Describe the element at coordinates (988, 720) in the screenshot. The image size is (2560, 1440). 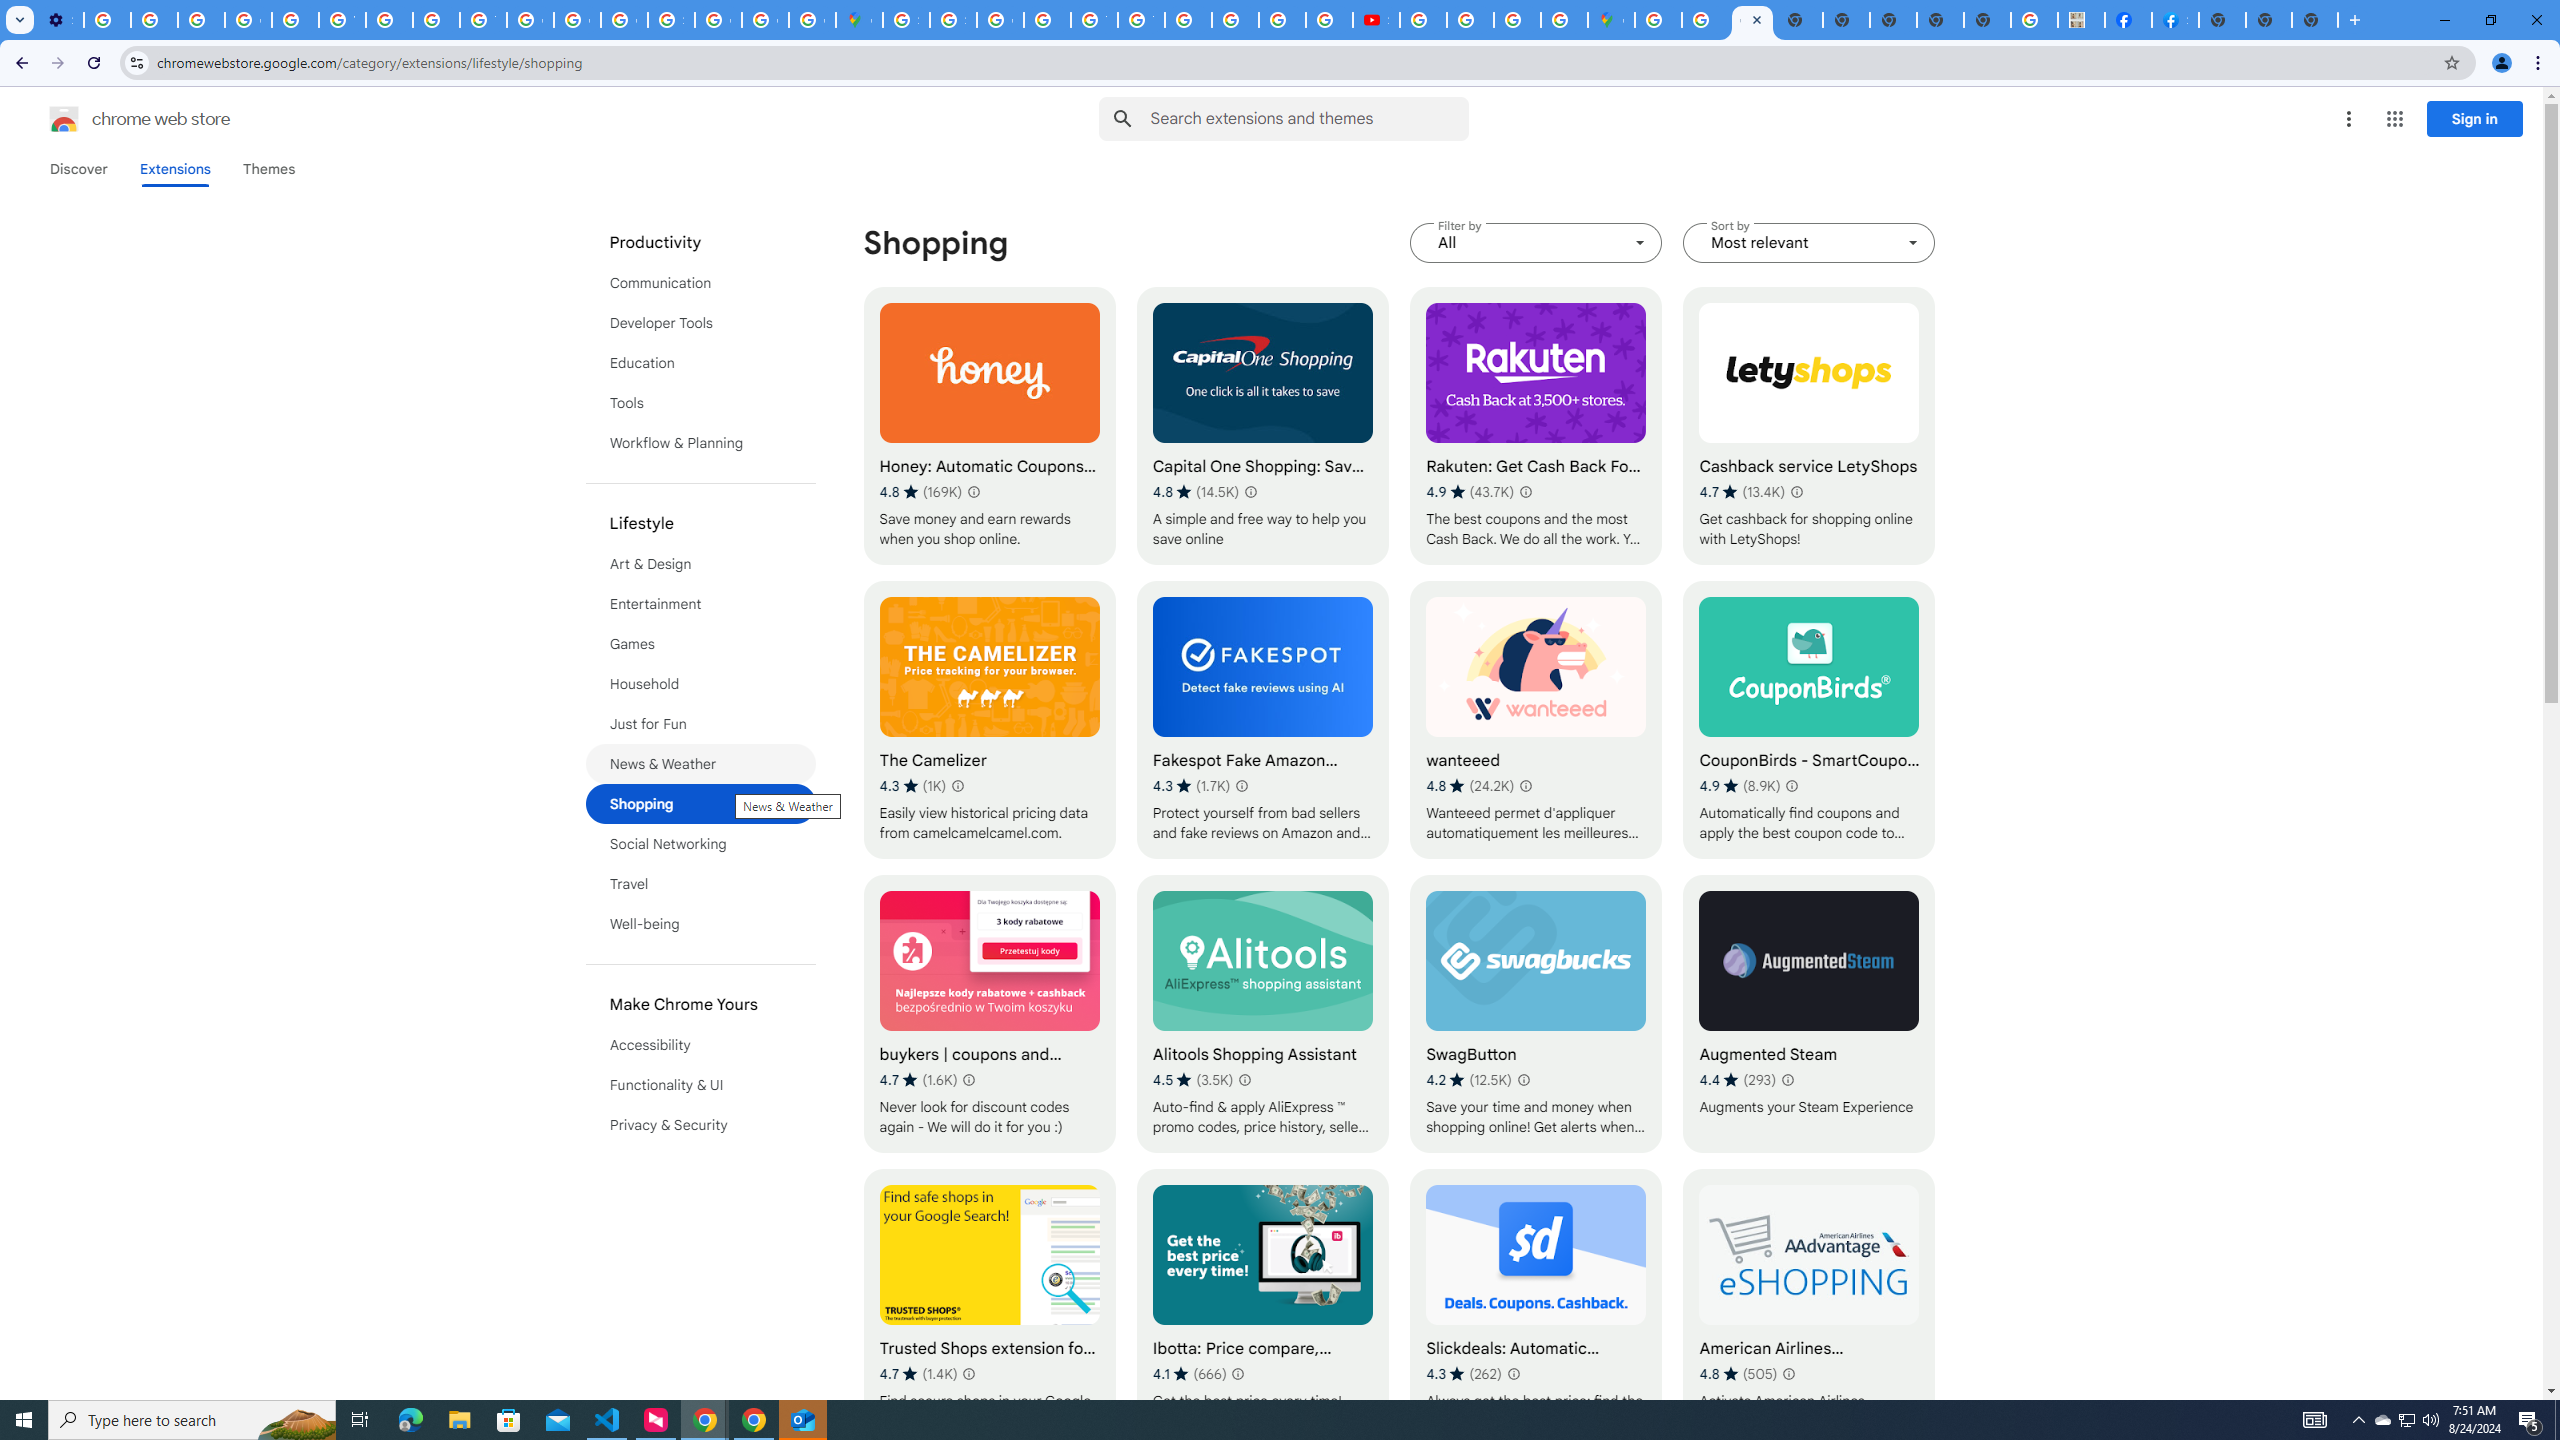
I see `'The Camelizer'` at that location.